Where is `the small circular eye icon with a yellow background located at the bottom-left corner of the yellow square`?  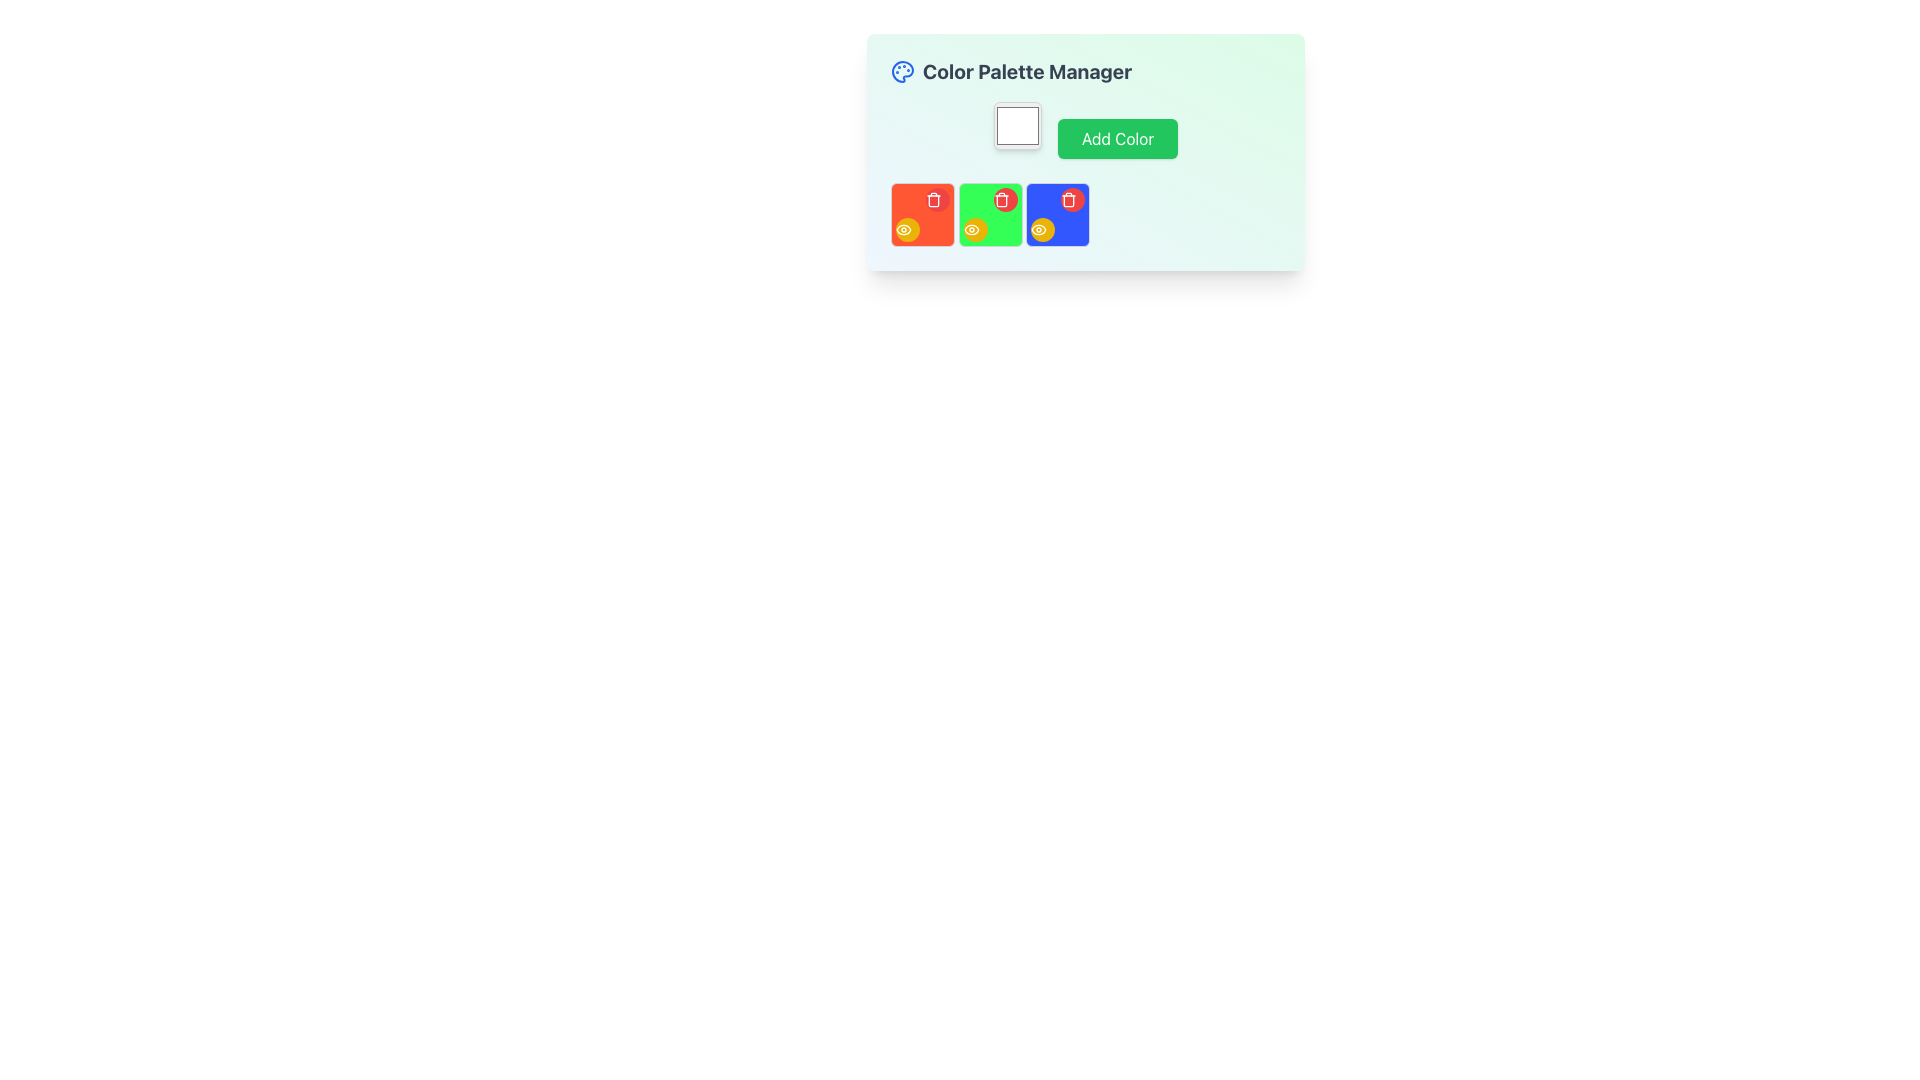
the small circular eye icon with a yellow background located at the bottom-left corner of the yellow square is located at coordinates (971, 229).